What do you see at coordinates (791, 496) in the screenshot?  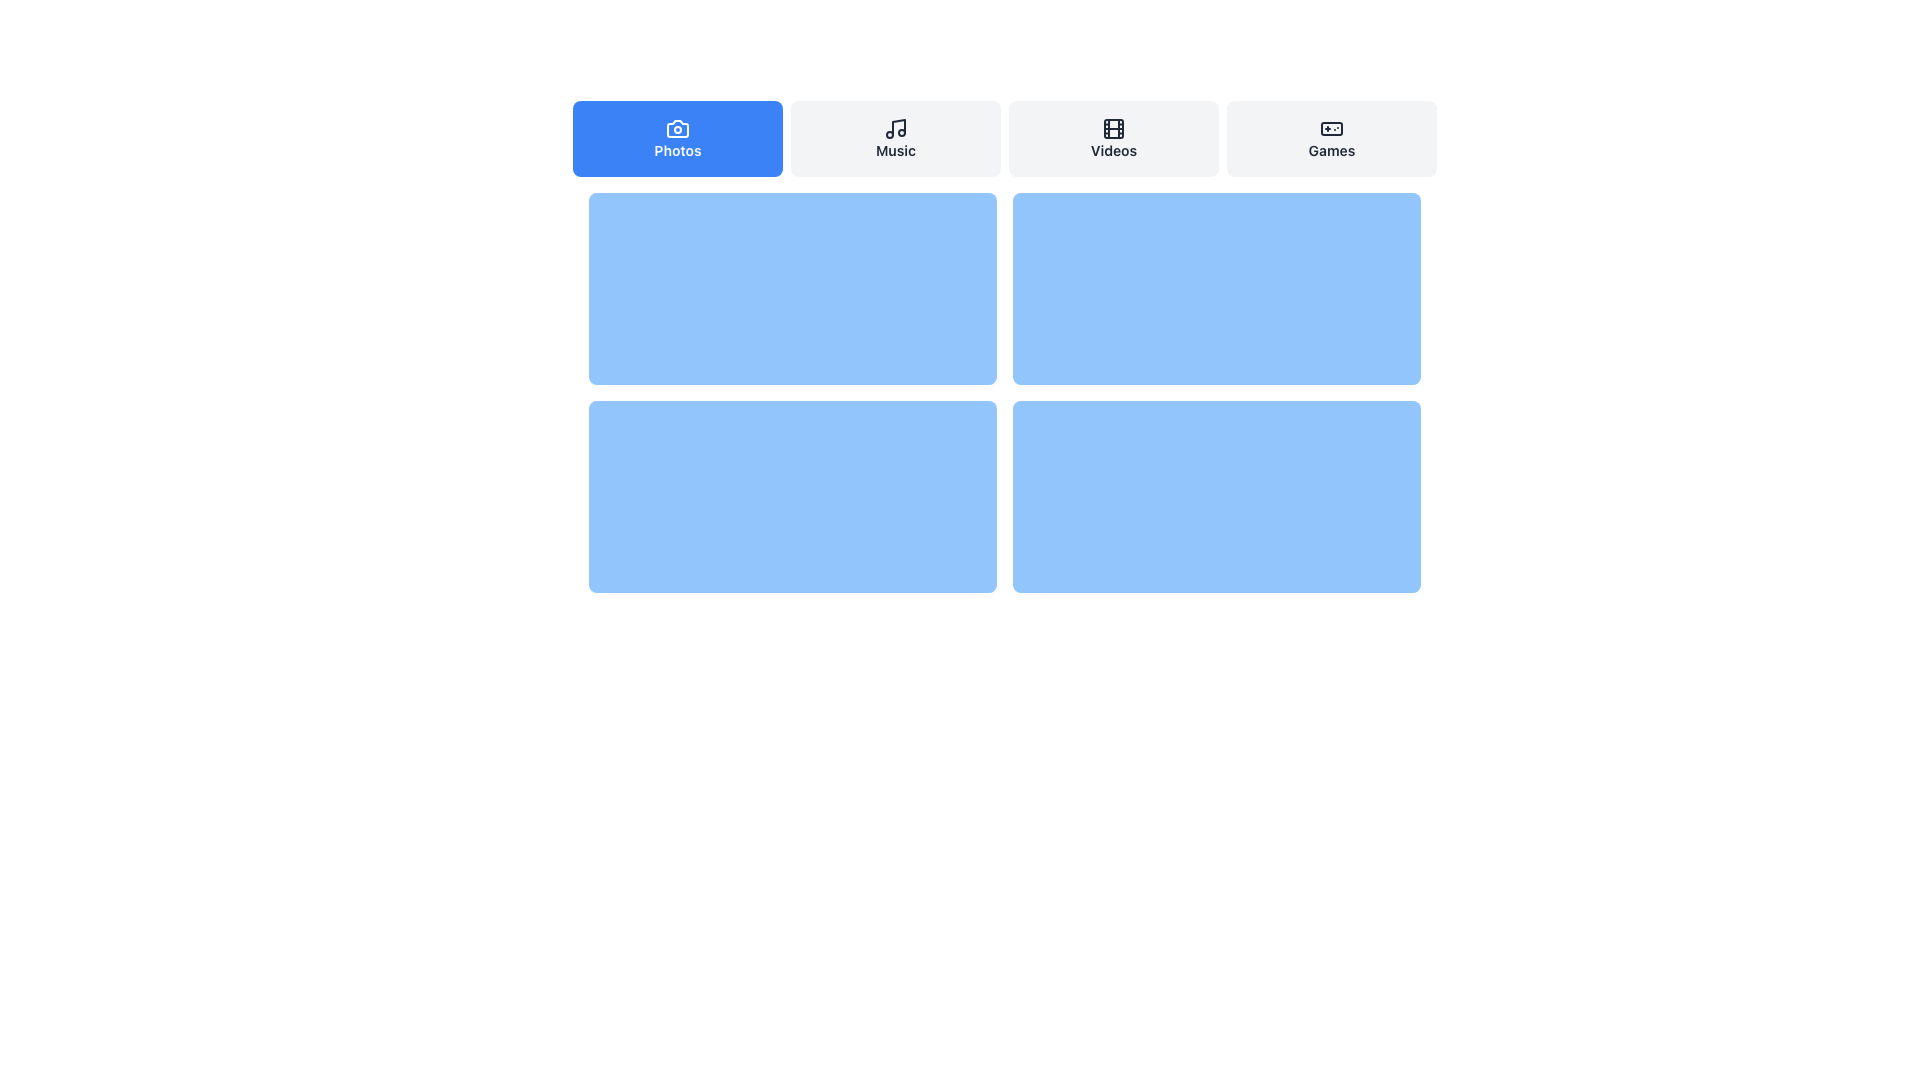 I see `the light blue rectangular box with rounded corners located` at bounding box center [791, 496].